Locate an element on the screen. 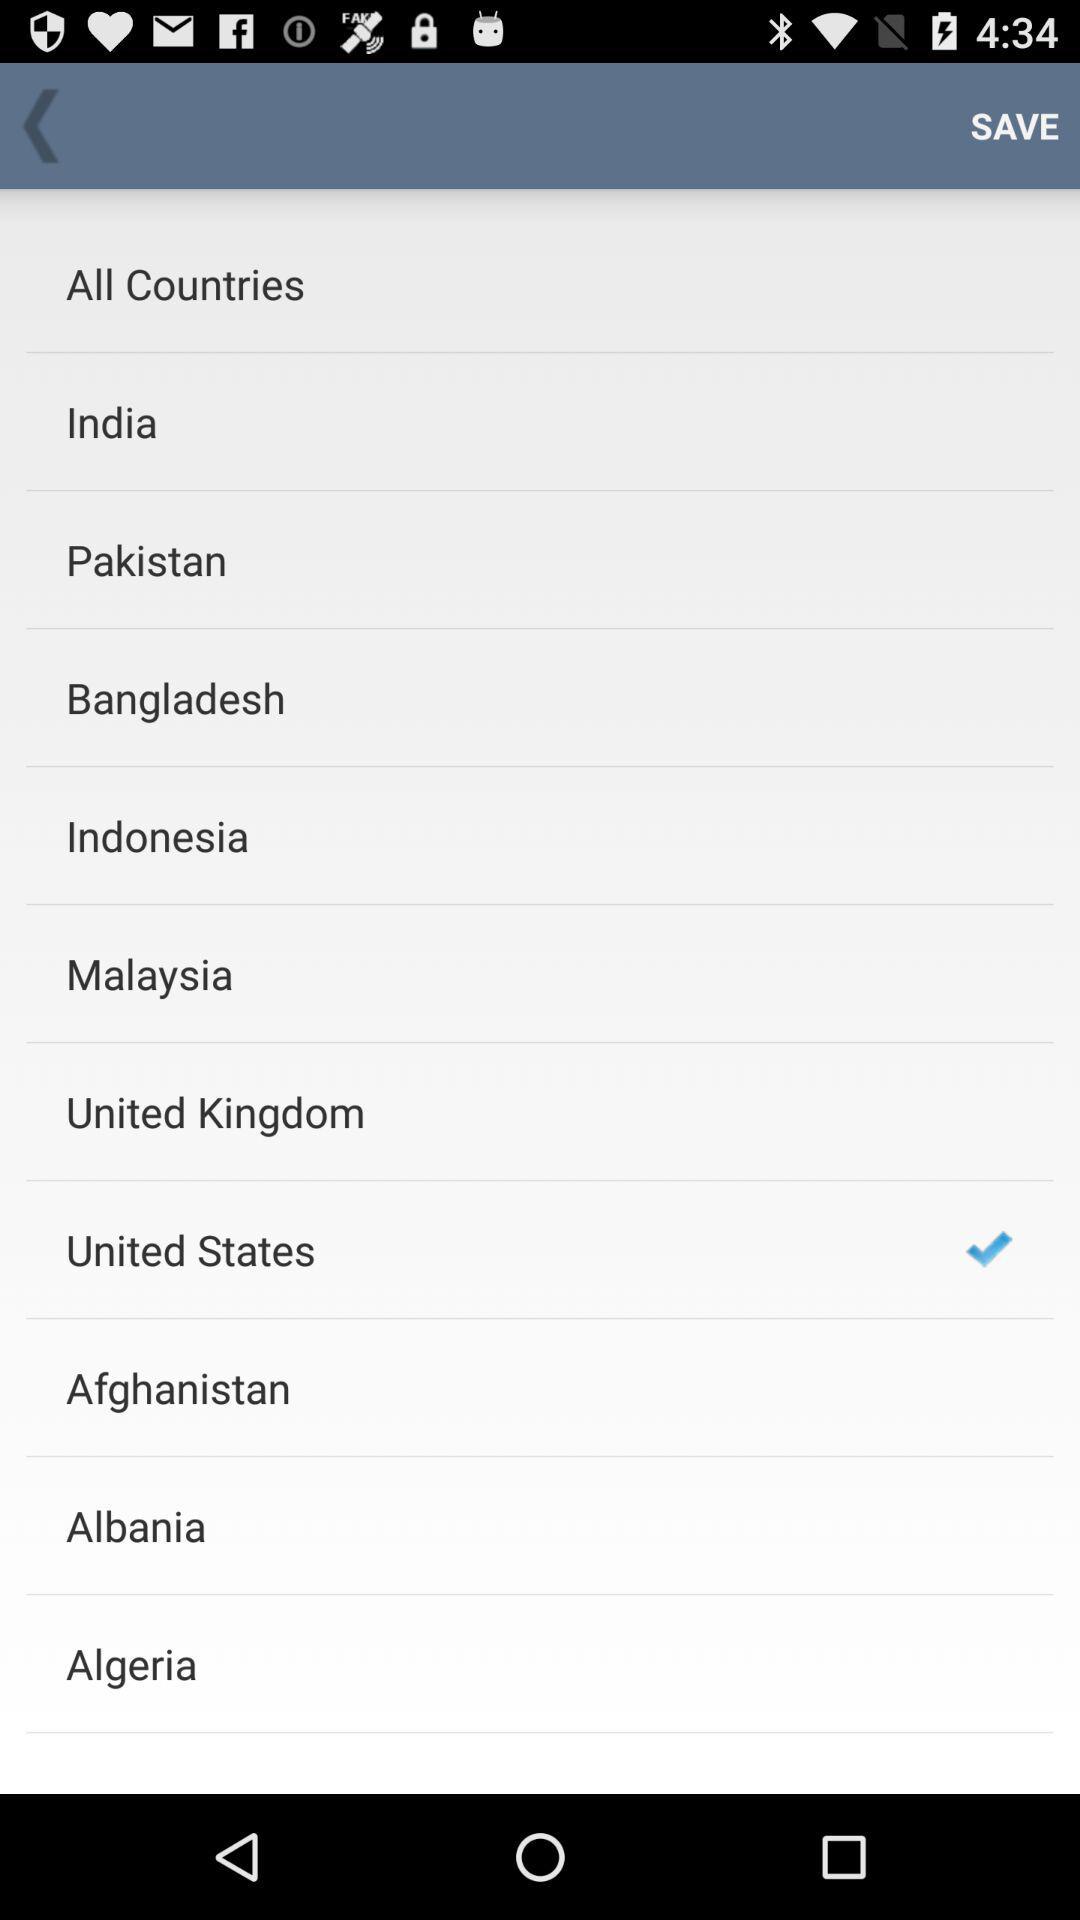 The width and height of the screenshot is (1080, 1920). bangladesh icon is located at coordinates (489, 697).